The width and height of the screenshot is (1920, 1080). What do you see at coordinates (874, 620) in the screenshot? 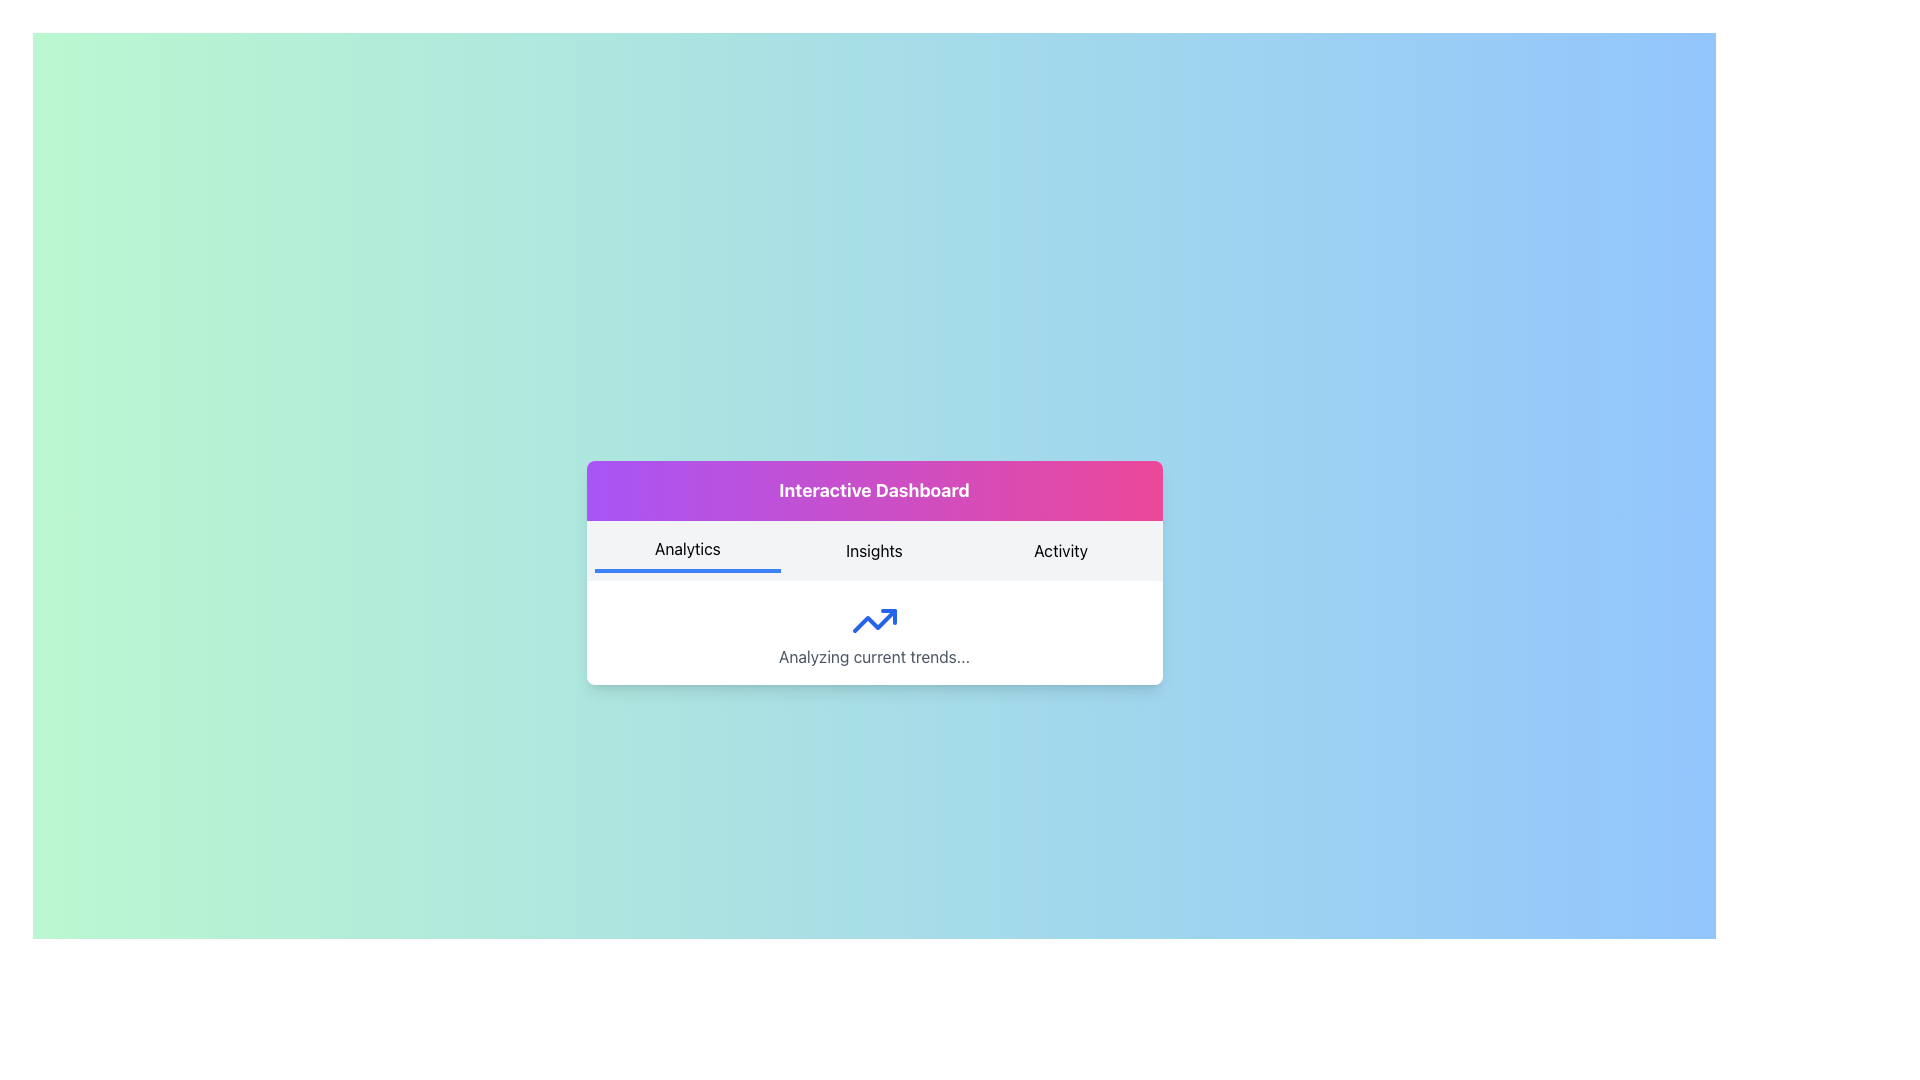
I see `the blue rising trend icon located centrally below the 'Analytics' section header and above the text 'Analyzing current trends...'` at bounding box center [874, 620].